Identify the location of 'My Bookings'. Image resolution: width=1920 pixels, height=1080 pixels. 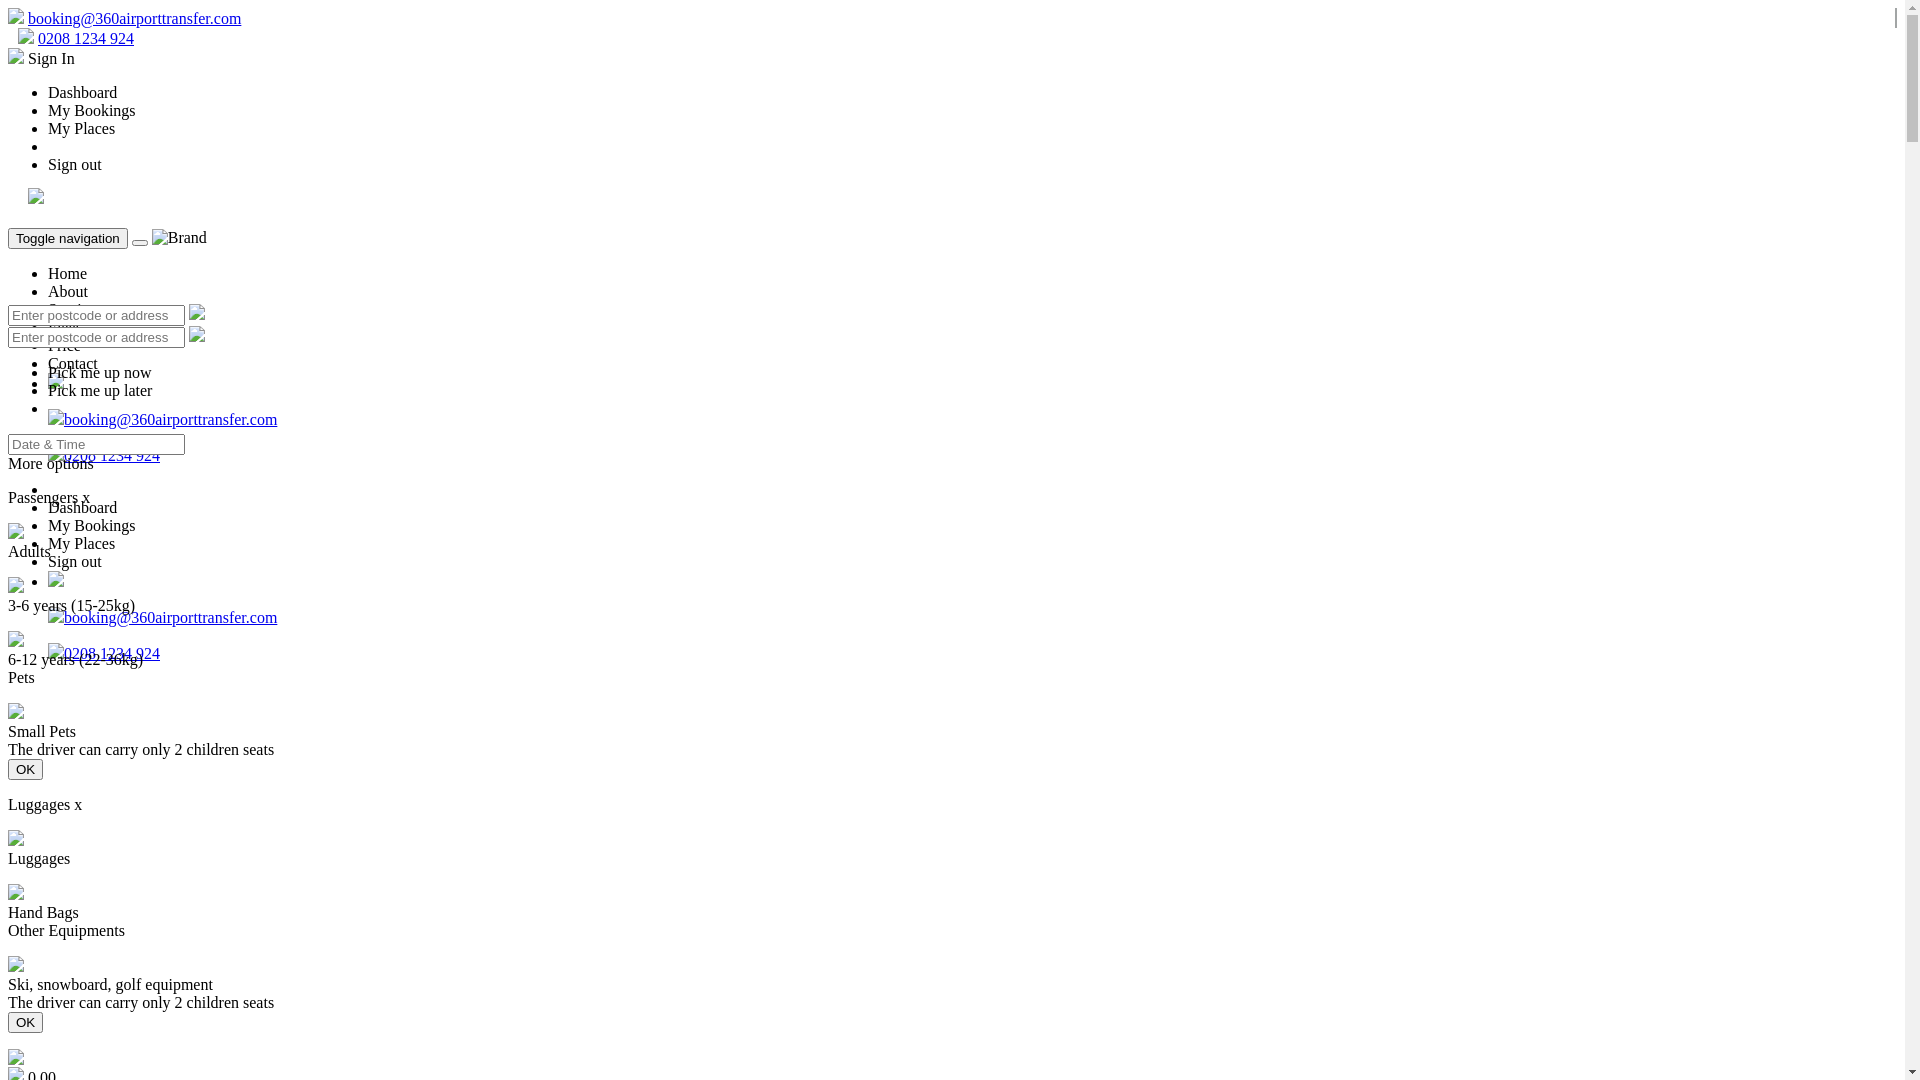
(90, 110).